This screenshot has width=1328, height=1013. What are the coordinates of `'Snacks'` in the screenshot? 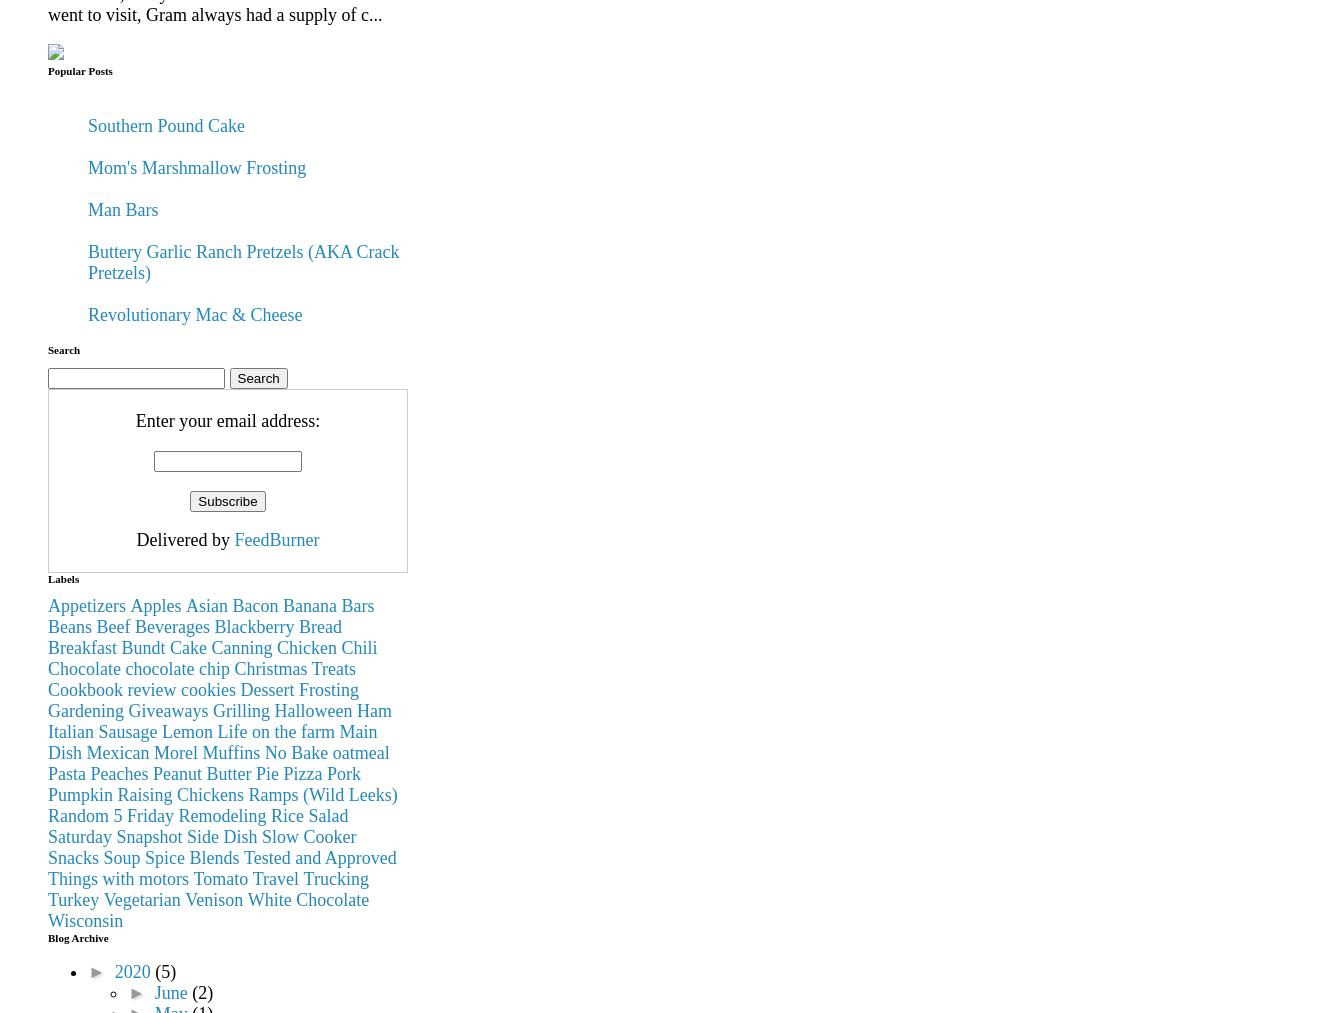 It's located at (73, 857).